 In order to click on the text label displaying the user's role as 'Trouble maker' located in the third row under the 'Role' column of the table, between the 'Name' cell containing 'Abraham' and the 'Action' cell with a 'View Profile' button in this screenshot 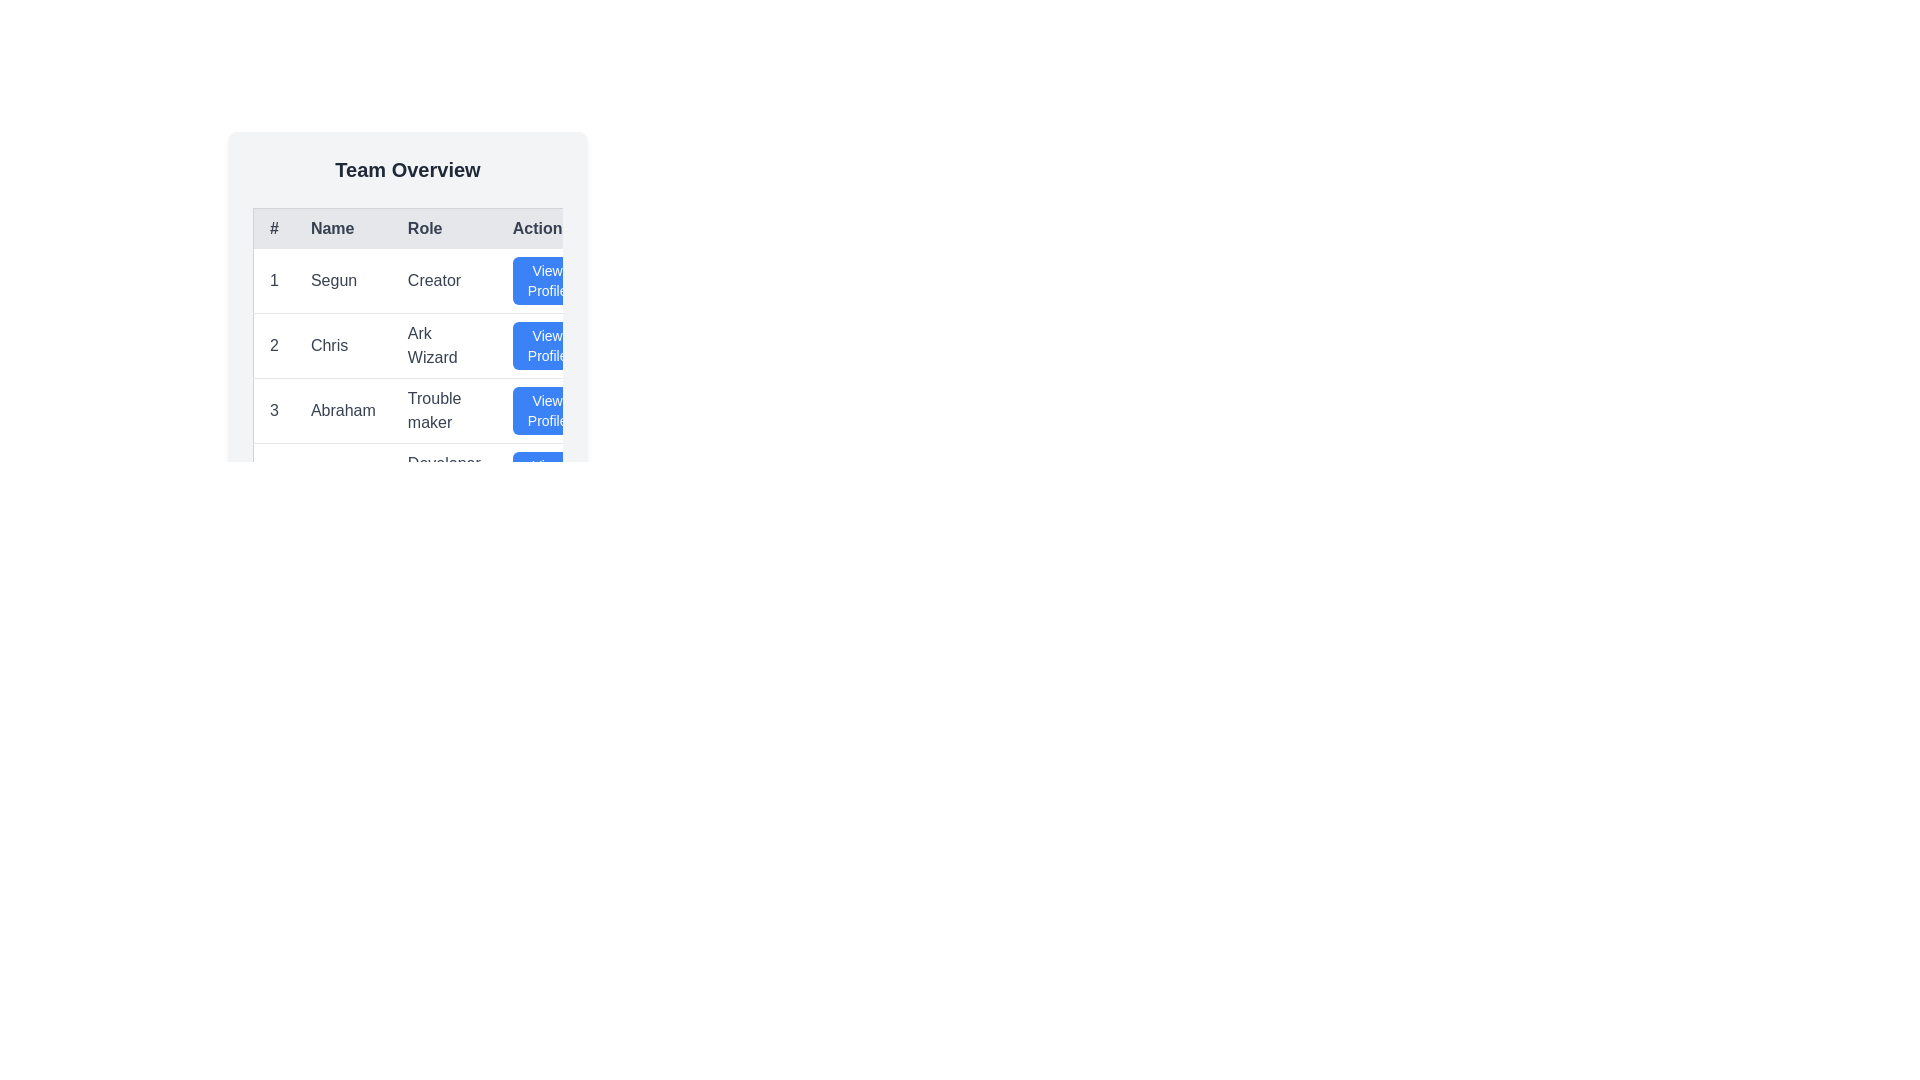, I will do `click(443, 410)`.